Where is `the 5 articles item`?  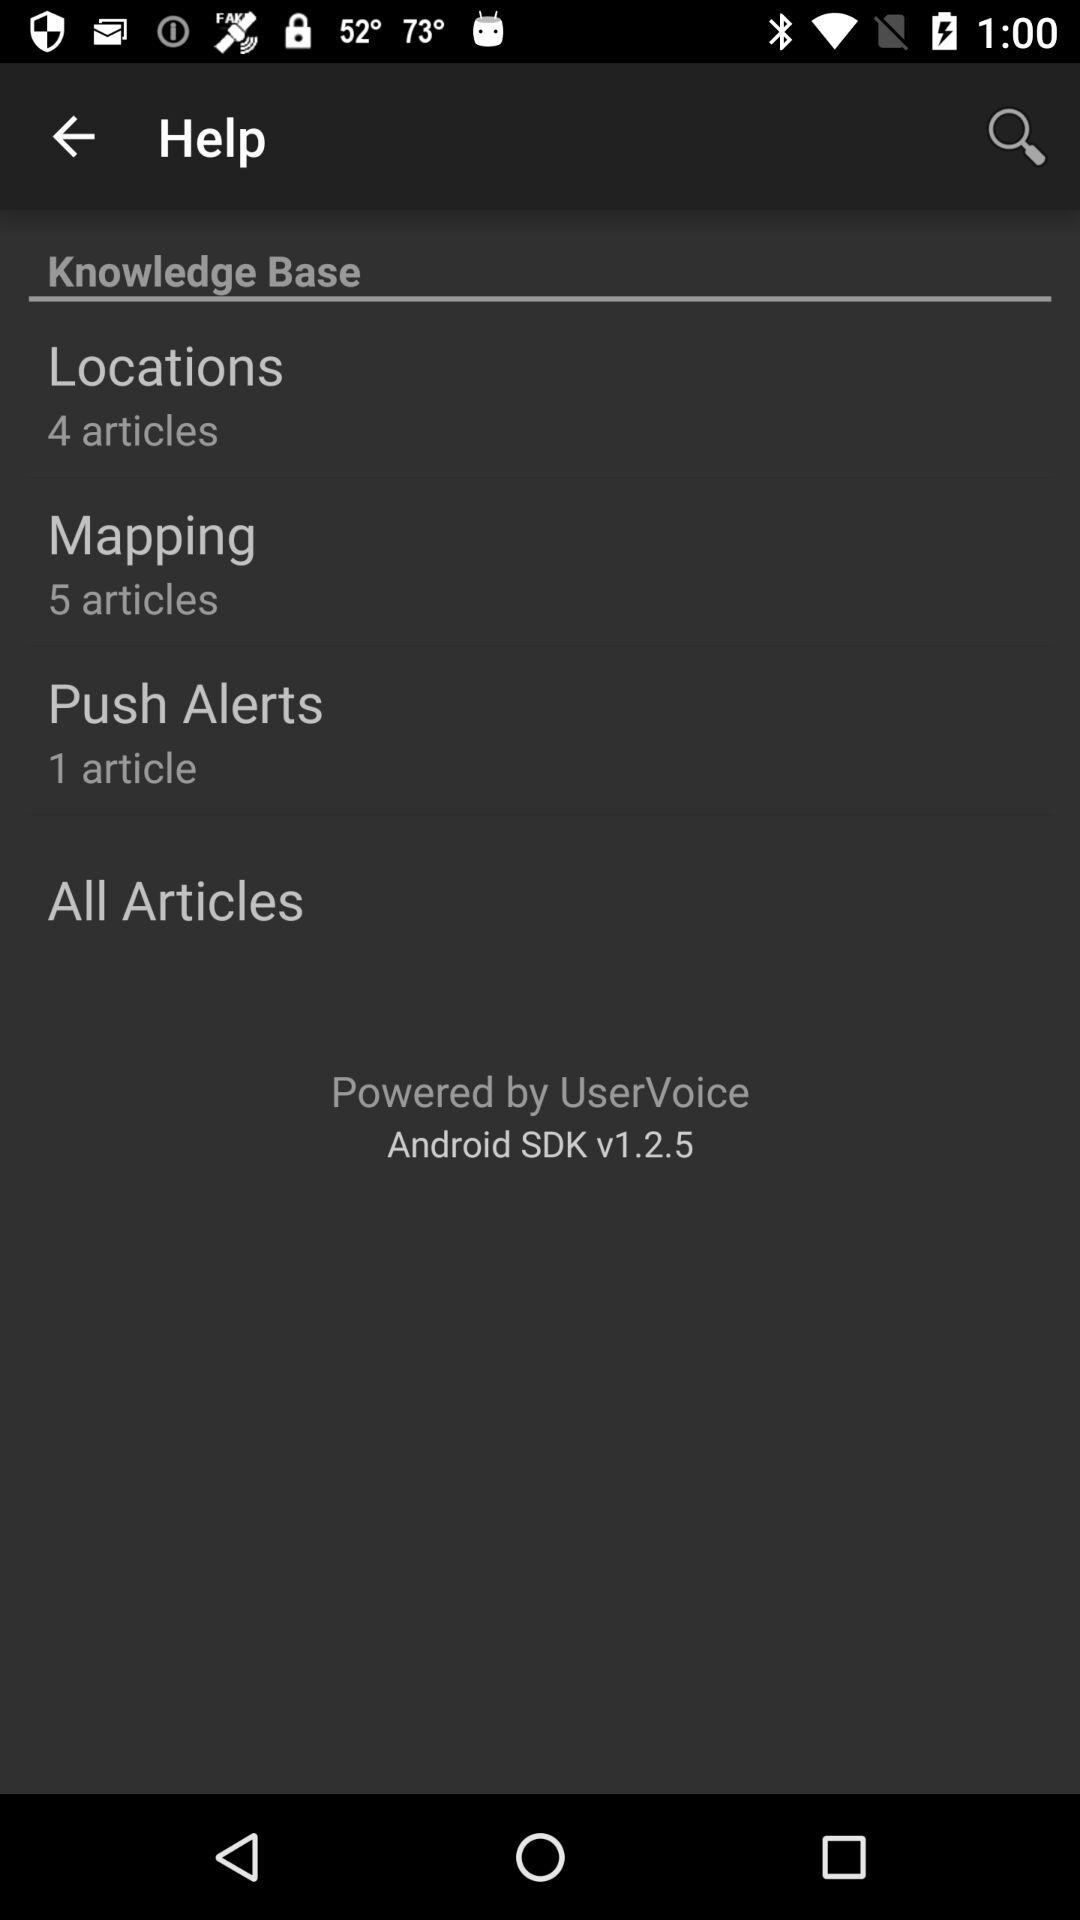 the 5 articles item is located at coordinates (133, 596).